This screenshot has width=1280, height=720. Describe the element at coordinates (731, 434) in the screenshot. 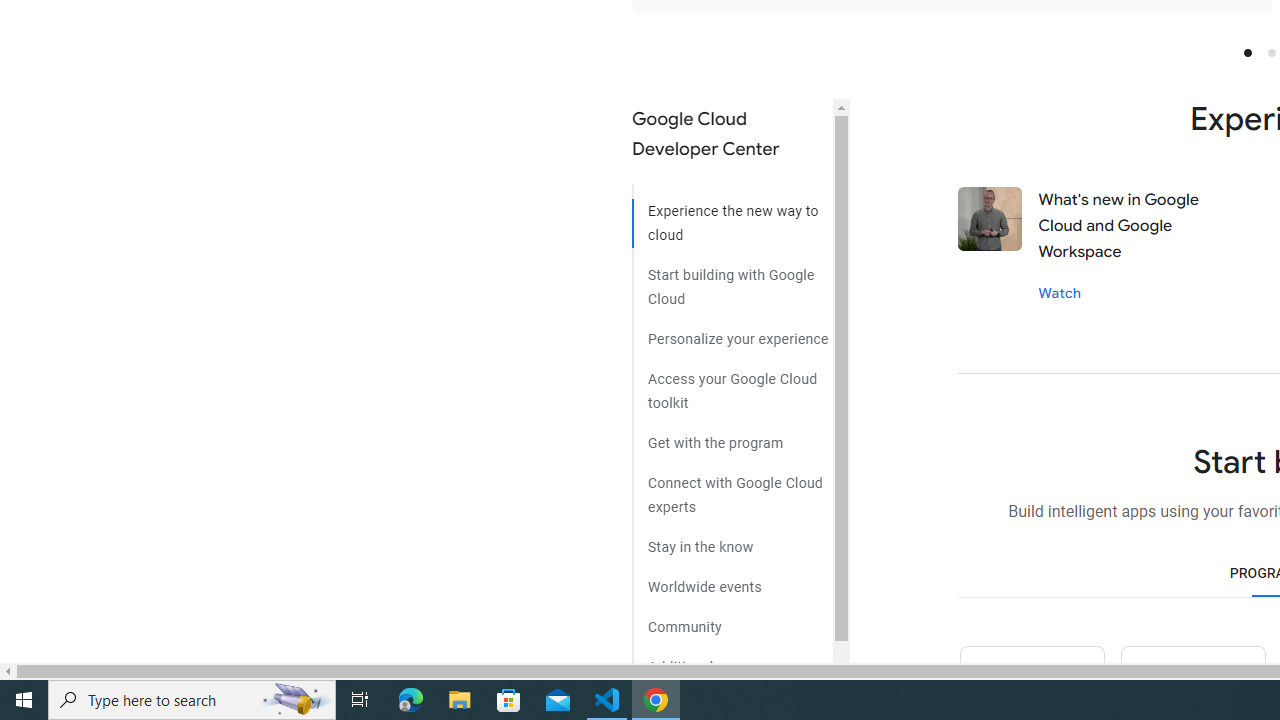

I see `'Get with the program'` at that location.